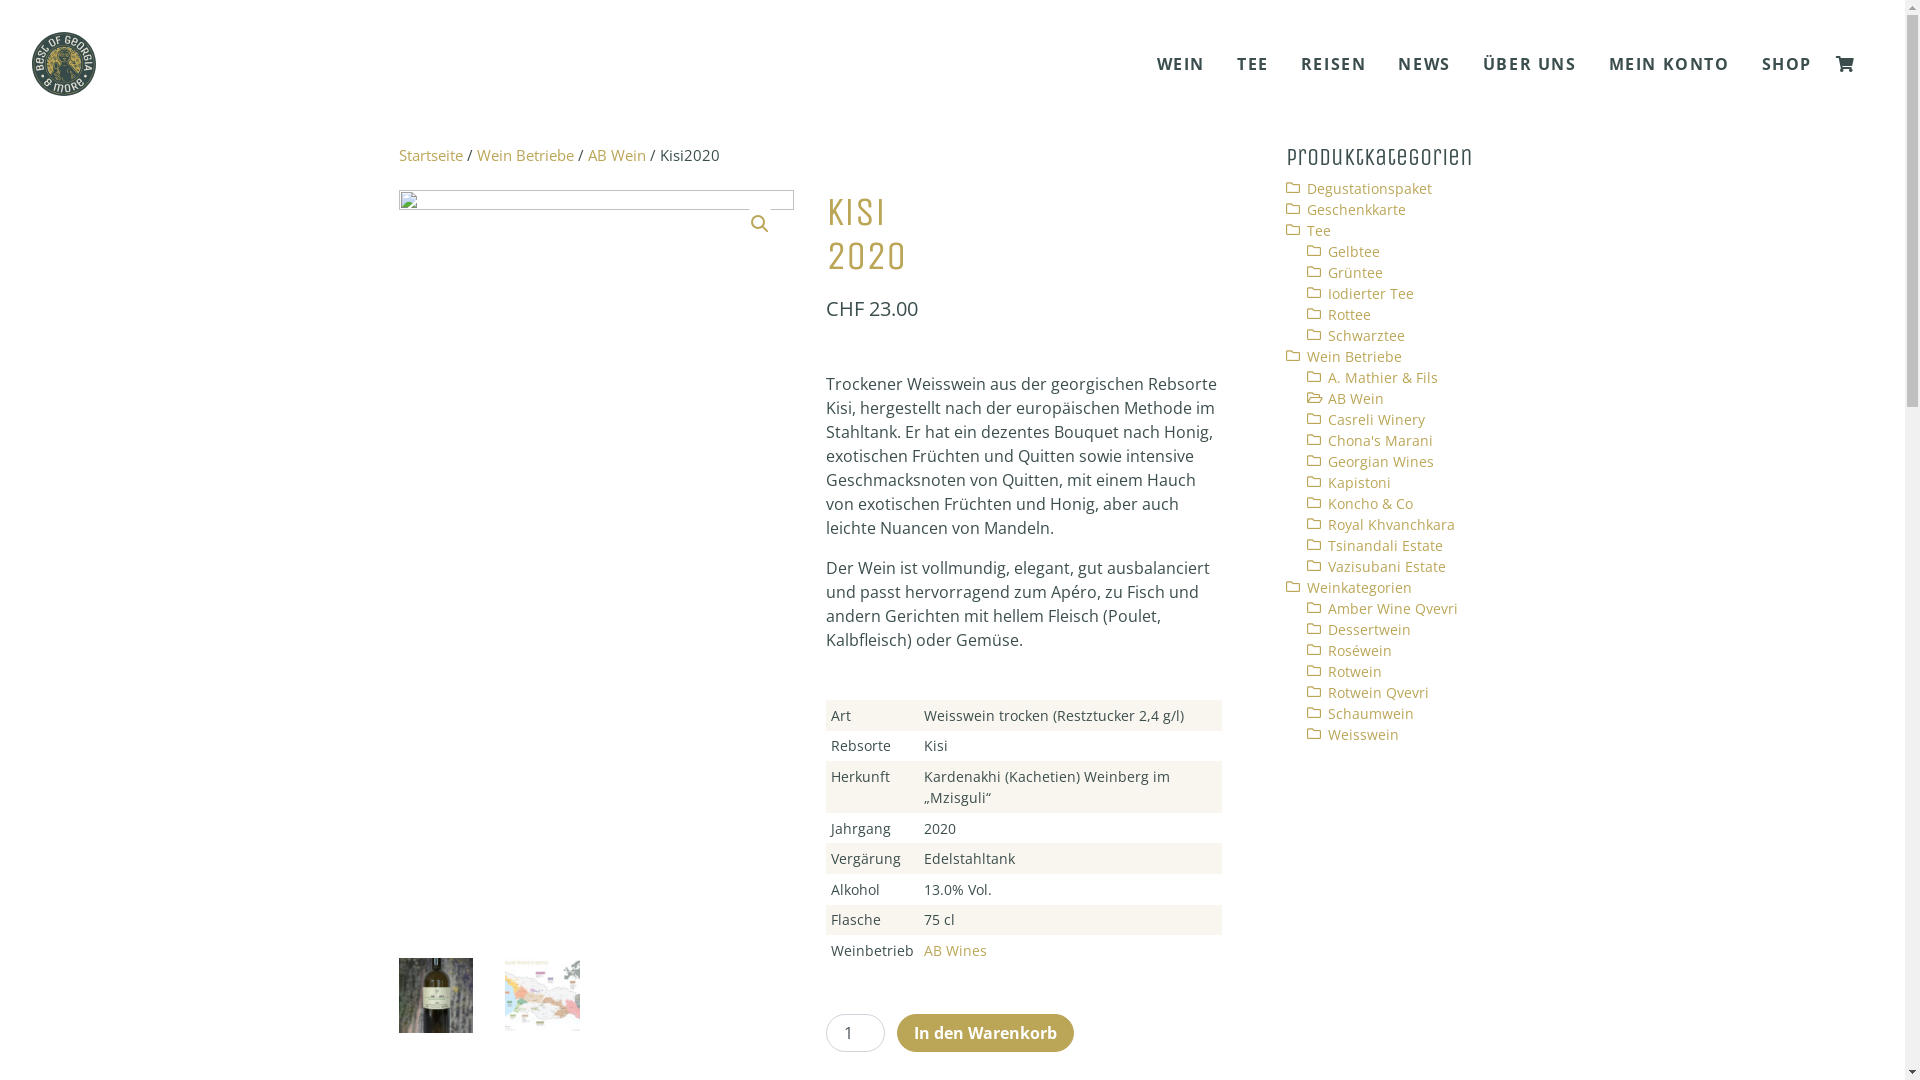  Describe the element at coordinates (1369, 502) in the screenshot. I see `'Koncho & Co'` at that location.